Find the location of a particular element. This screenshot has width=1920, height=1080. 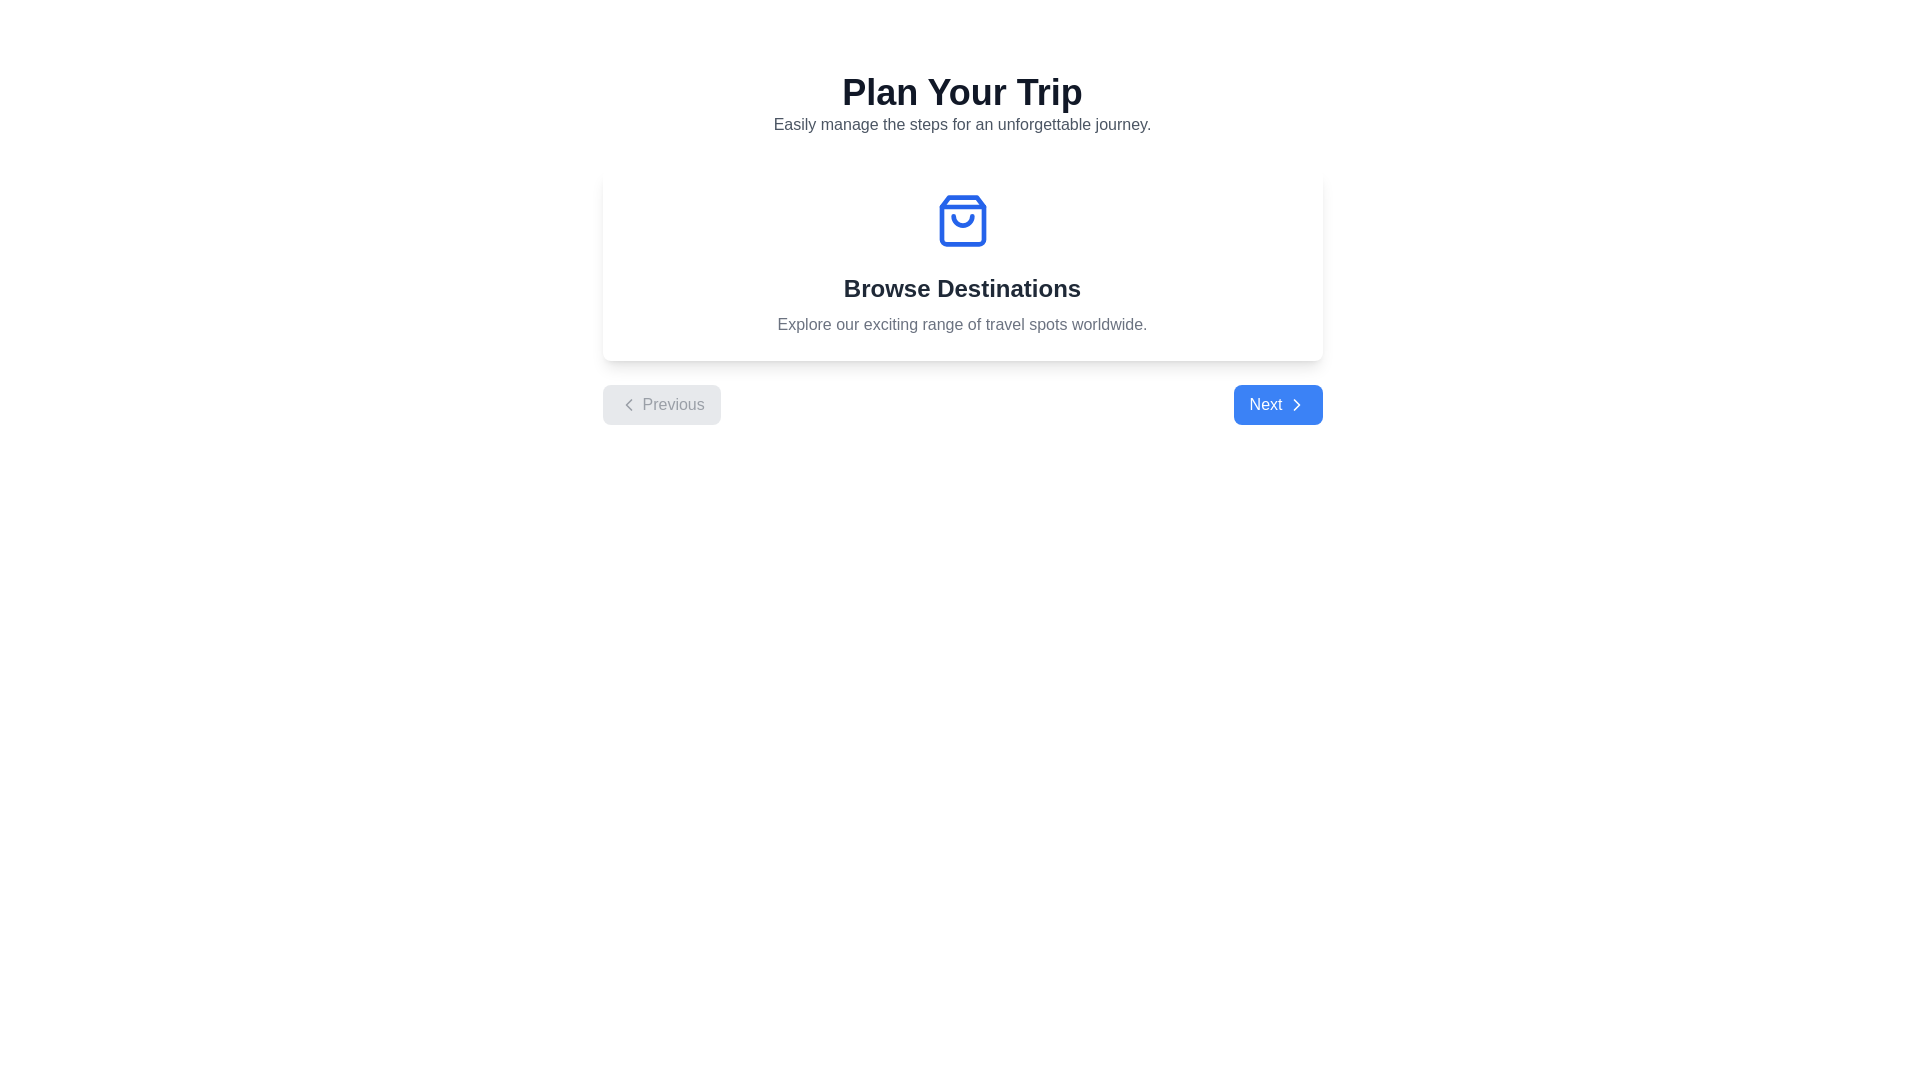

the chevron icon located inside the 'Next' button at the bottom right of the interface is located at coordinates (1296, 405).